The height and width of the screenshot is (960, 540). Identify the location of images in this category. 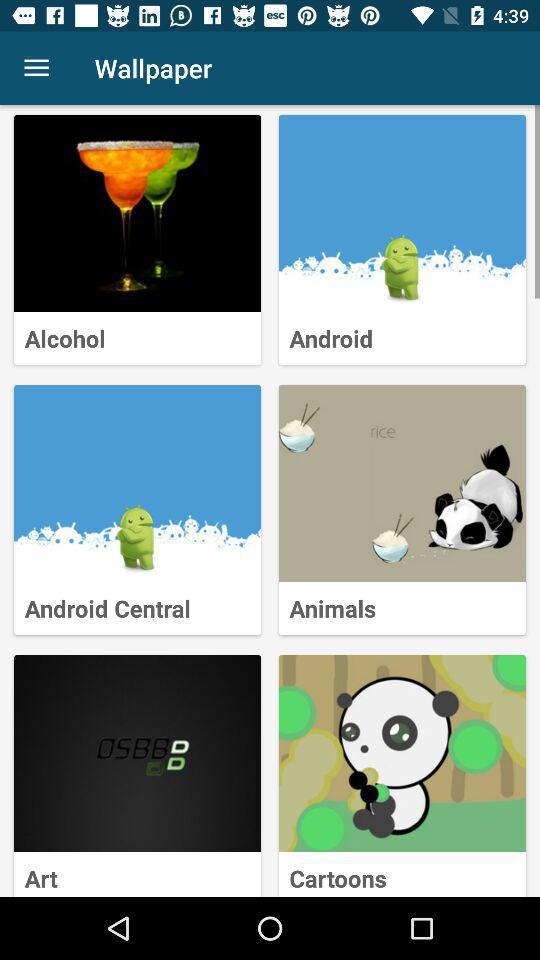
(136, 213).